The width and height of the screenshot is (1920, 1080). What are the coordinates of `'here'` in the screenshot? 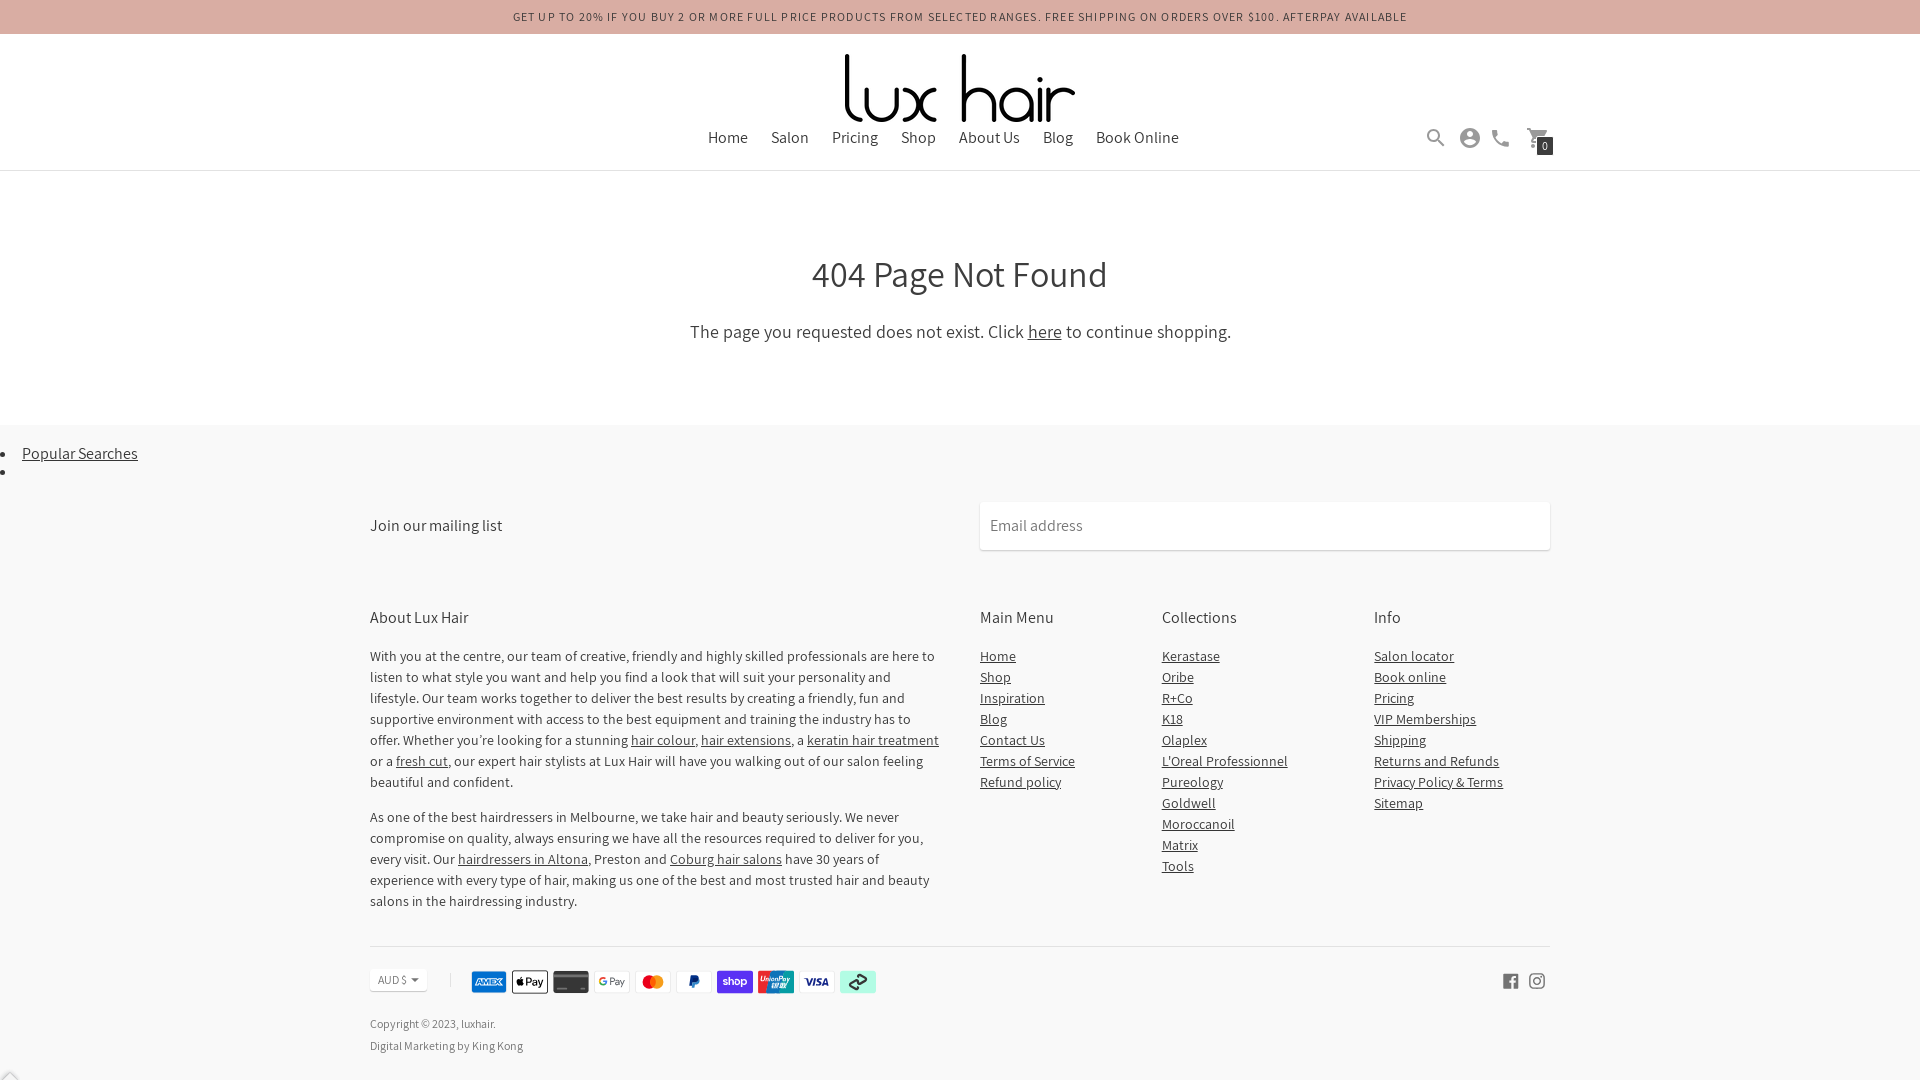 It's located at (1027, 330).